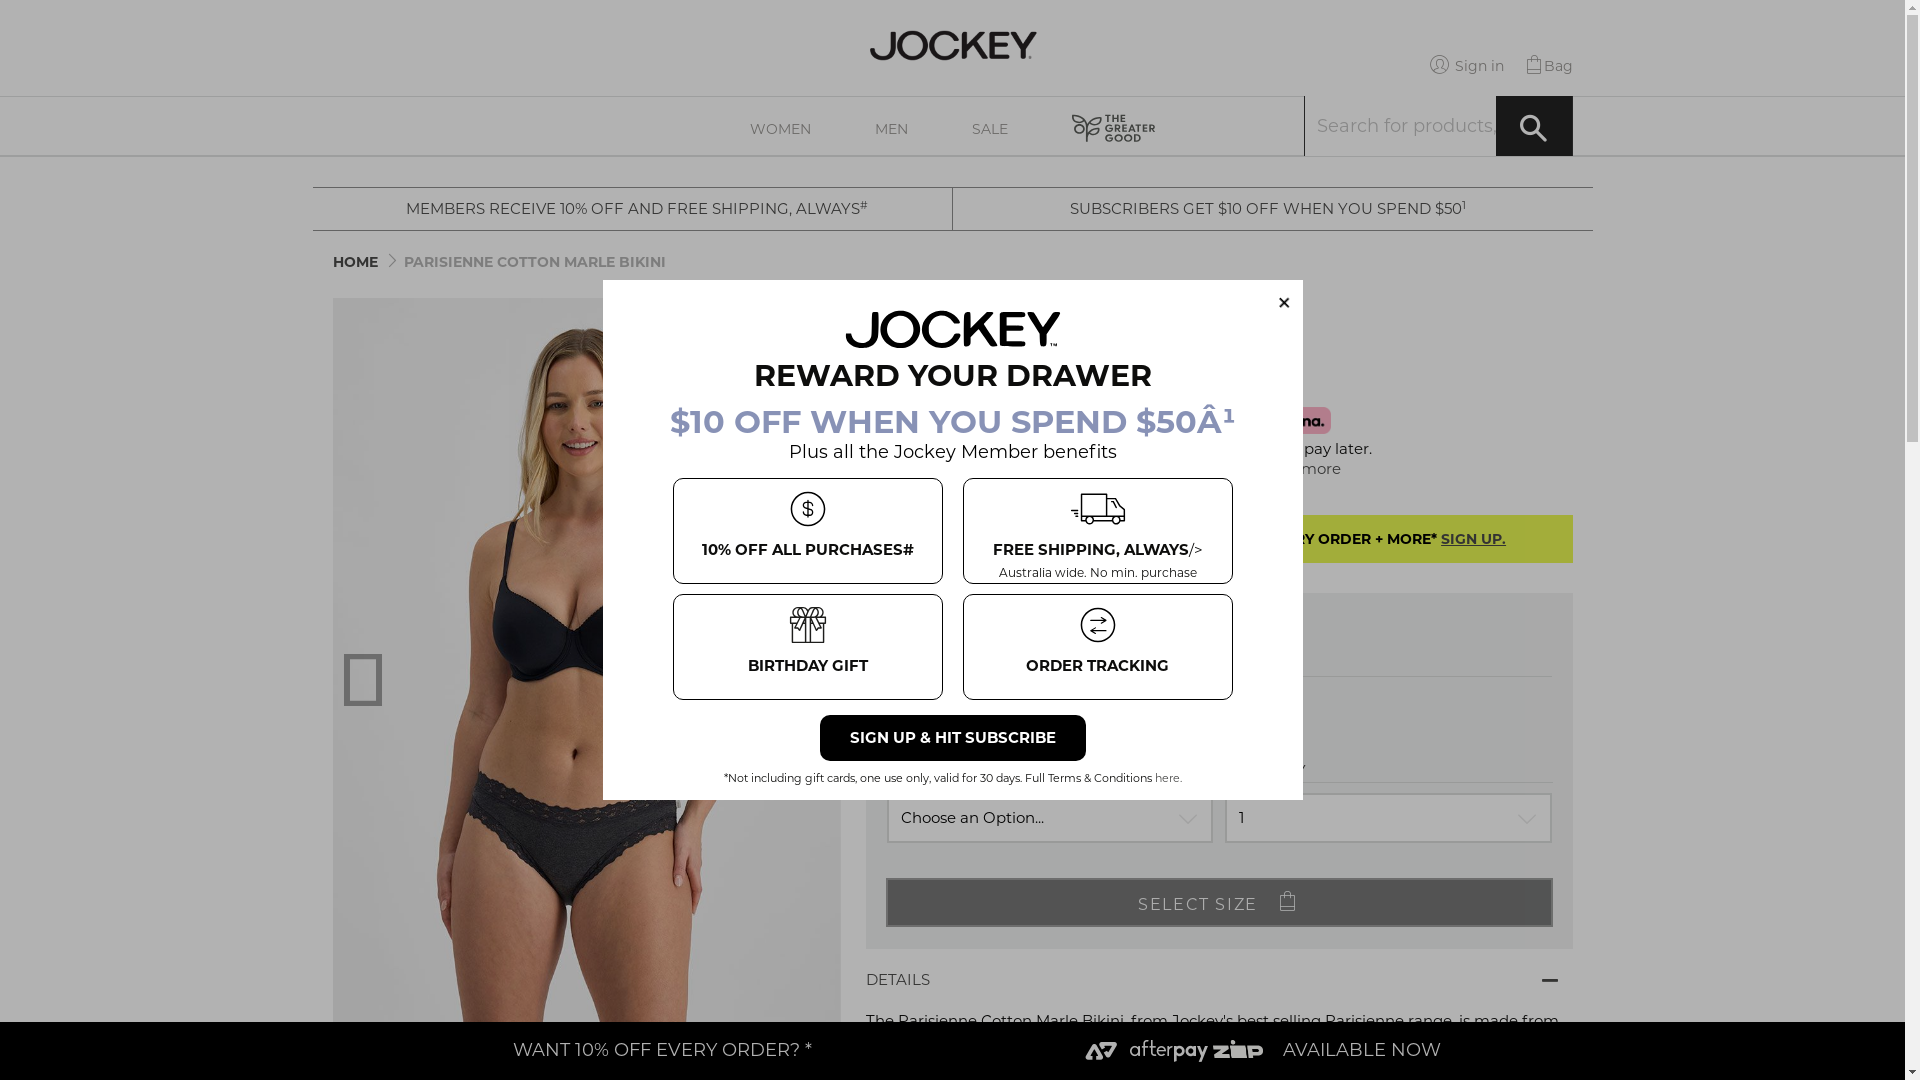  Describe the element at coordinates (1297, 468) in the screenshot. I see `'Learn more'` at that location.